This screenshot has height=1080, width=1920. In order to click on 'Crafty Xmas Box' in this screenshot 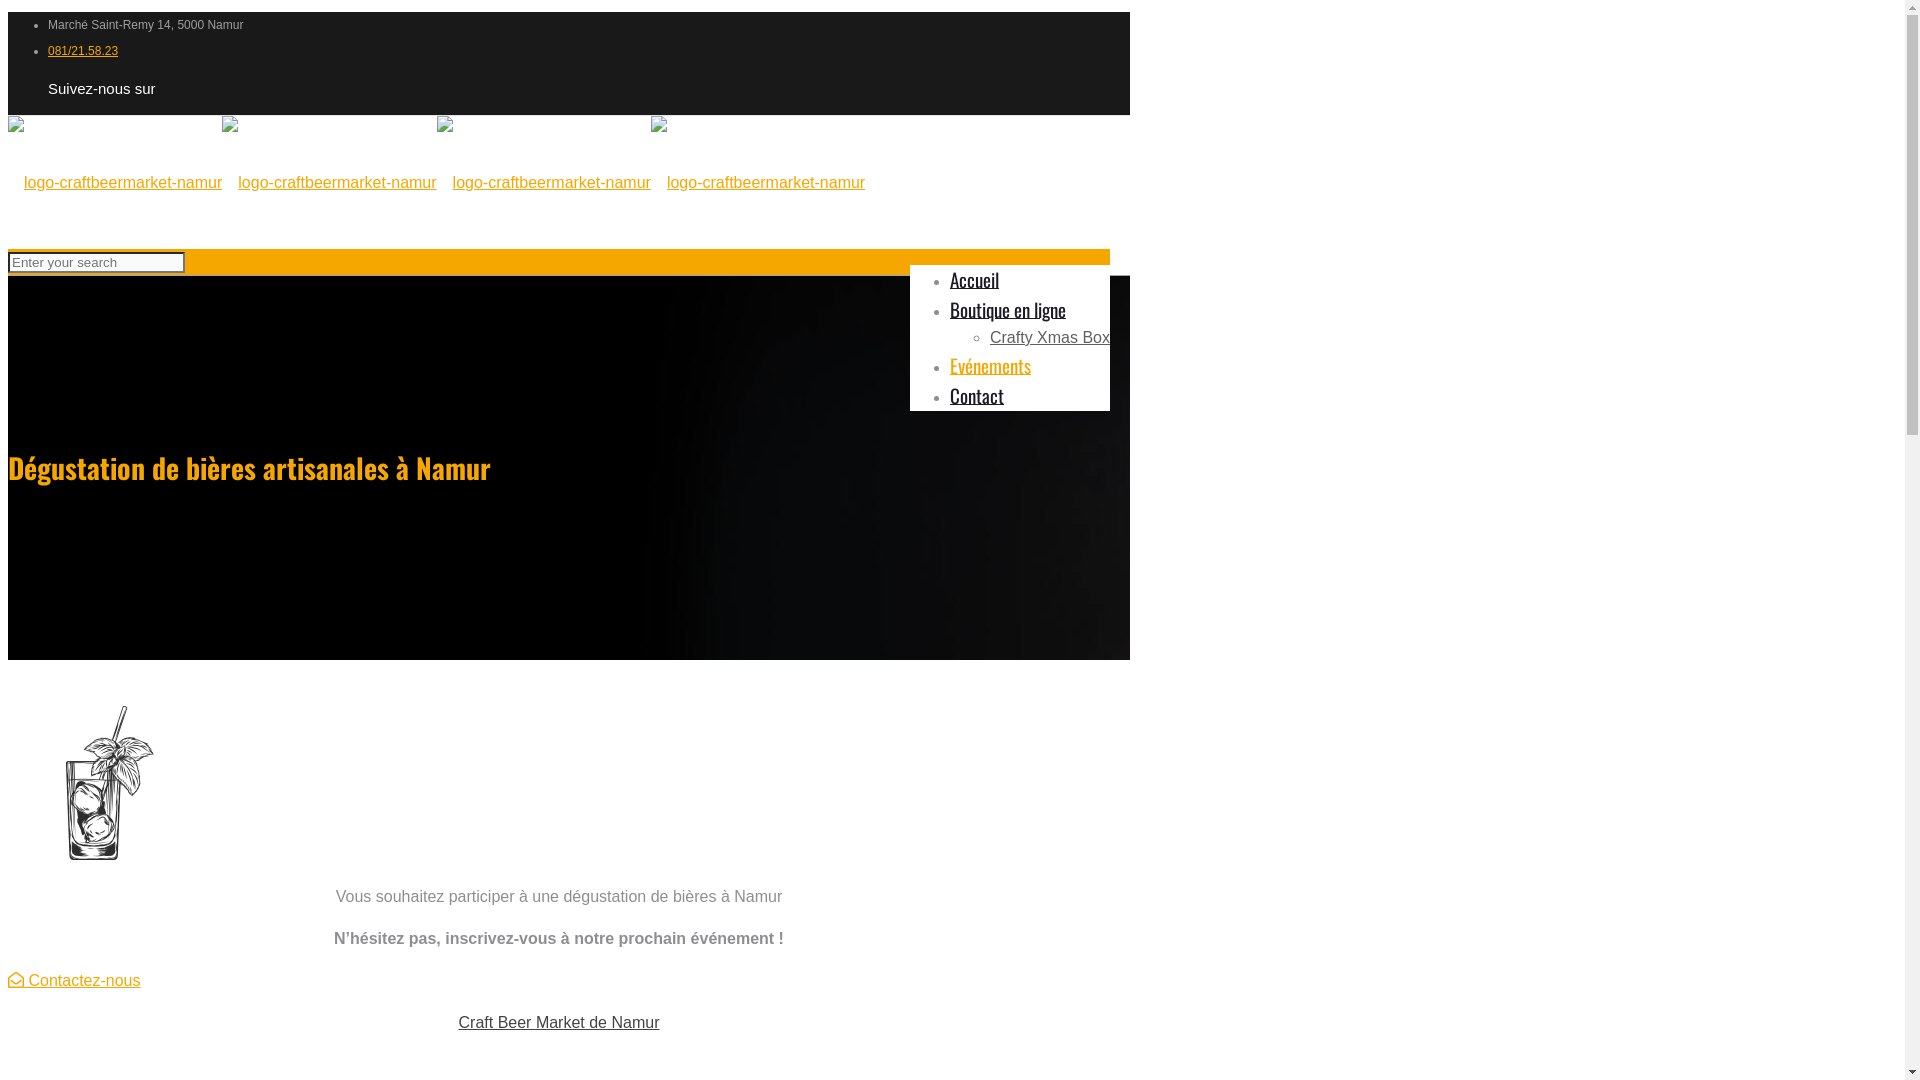, I will do `click(1049, 336)`.